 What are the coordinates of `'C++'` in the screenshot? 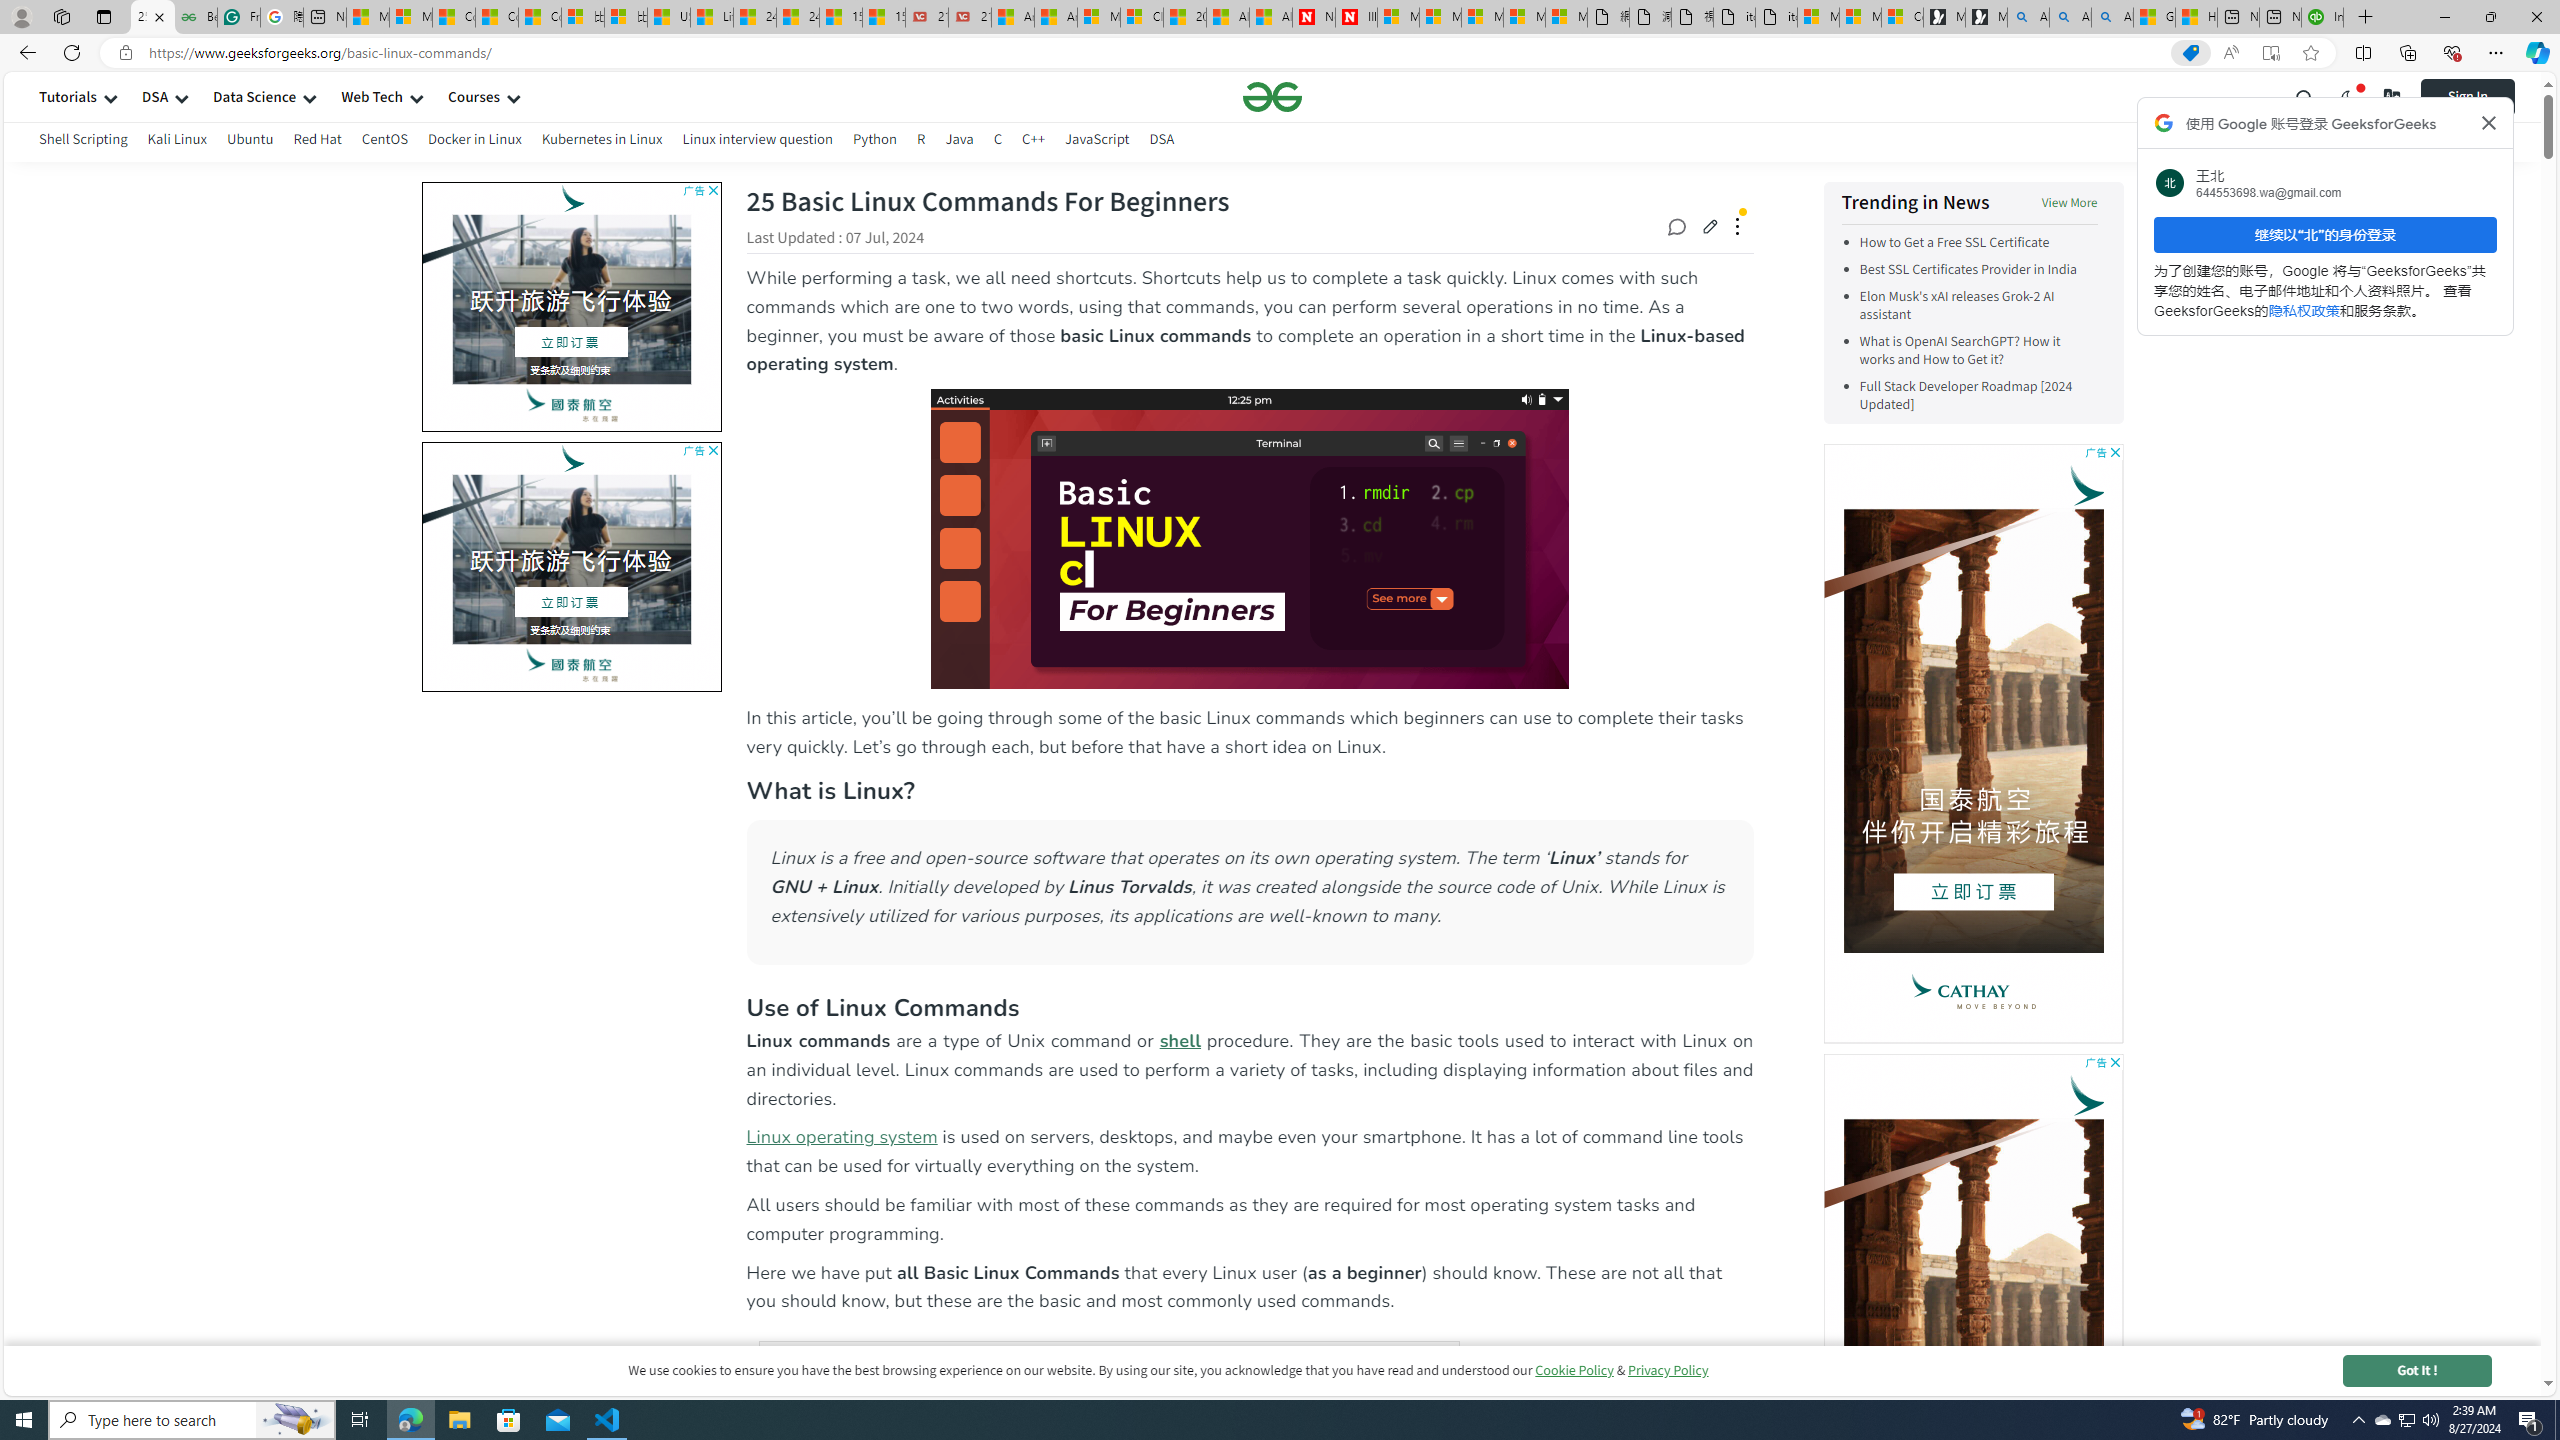 It's located at (1031, 141).